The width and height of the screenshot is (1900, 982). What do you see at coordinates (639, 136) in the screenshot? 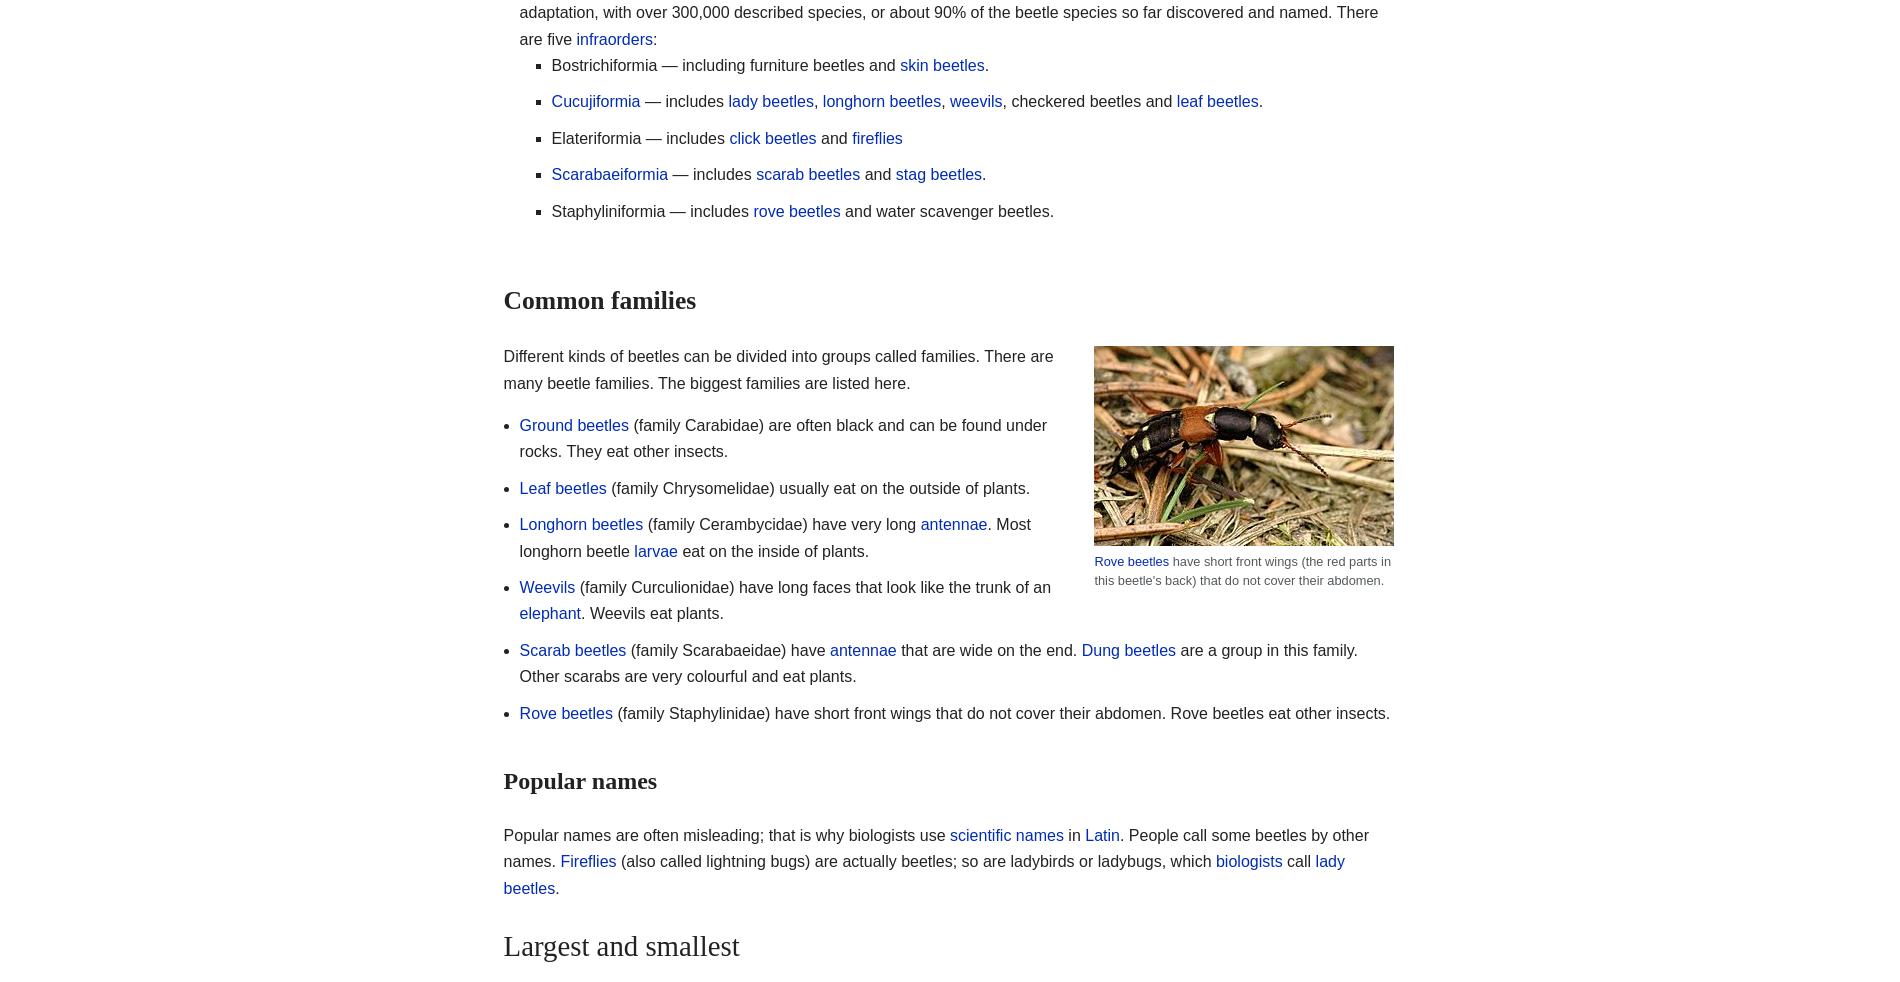
I see `'Elateriformia — includes'` at bounding box center [639, 136].